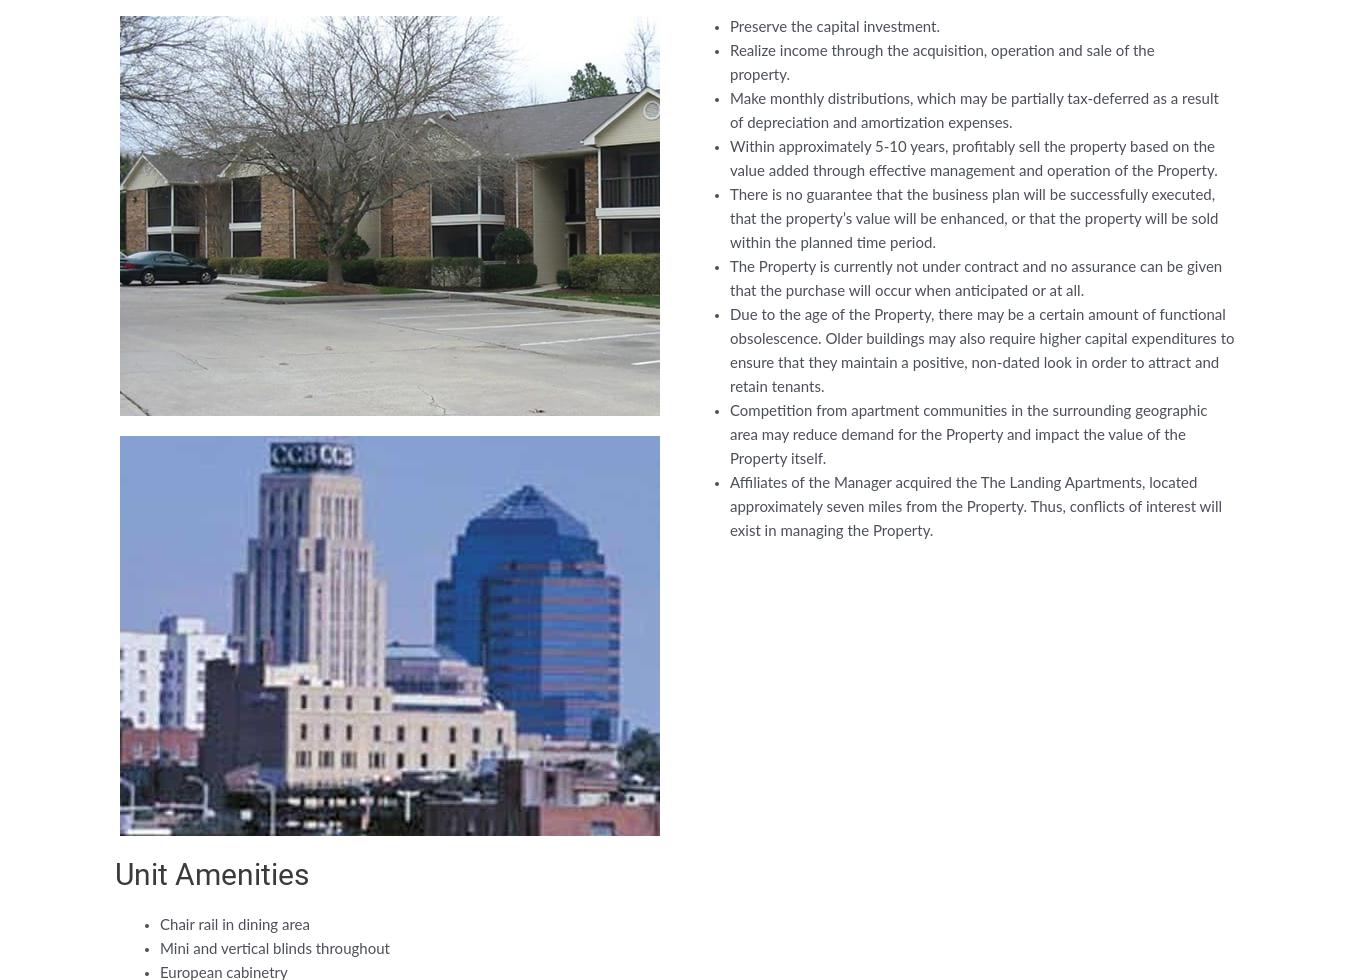  What do you see at coordinates (975, 279) in the screenshot?
I see `'The Property is currently not under contract and no assurance can be given that the purchase will occur when anticipated or at all.'` at bounding box center [975, 279].